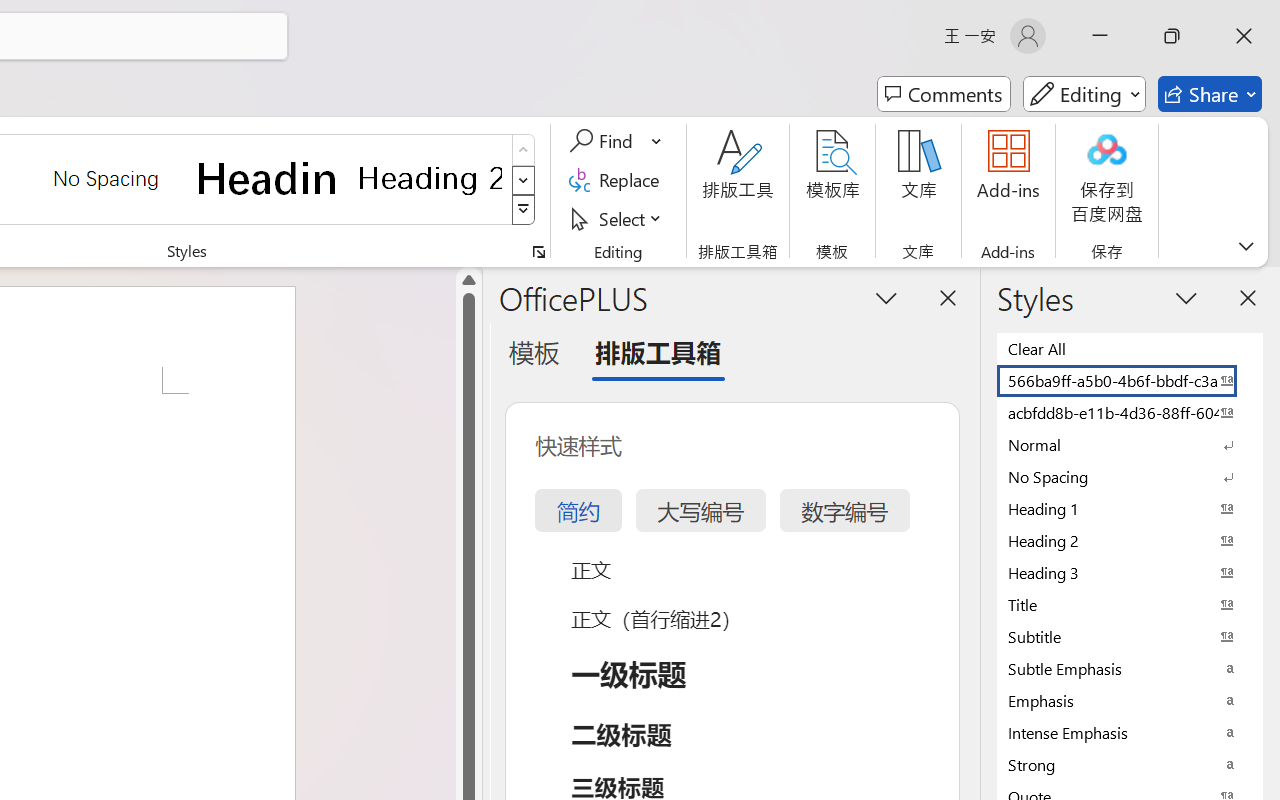 Image resolution: width=1280 pixels, height=800 pixels. What do you see at coordinates (1243, 35) in the screenshot?
I see `'Close'` at bounding box center [1243, 35].